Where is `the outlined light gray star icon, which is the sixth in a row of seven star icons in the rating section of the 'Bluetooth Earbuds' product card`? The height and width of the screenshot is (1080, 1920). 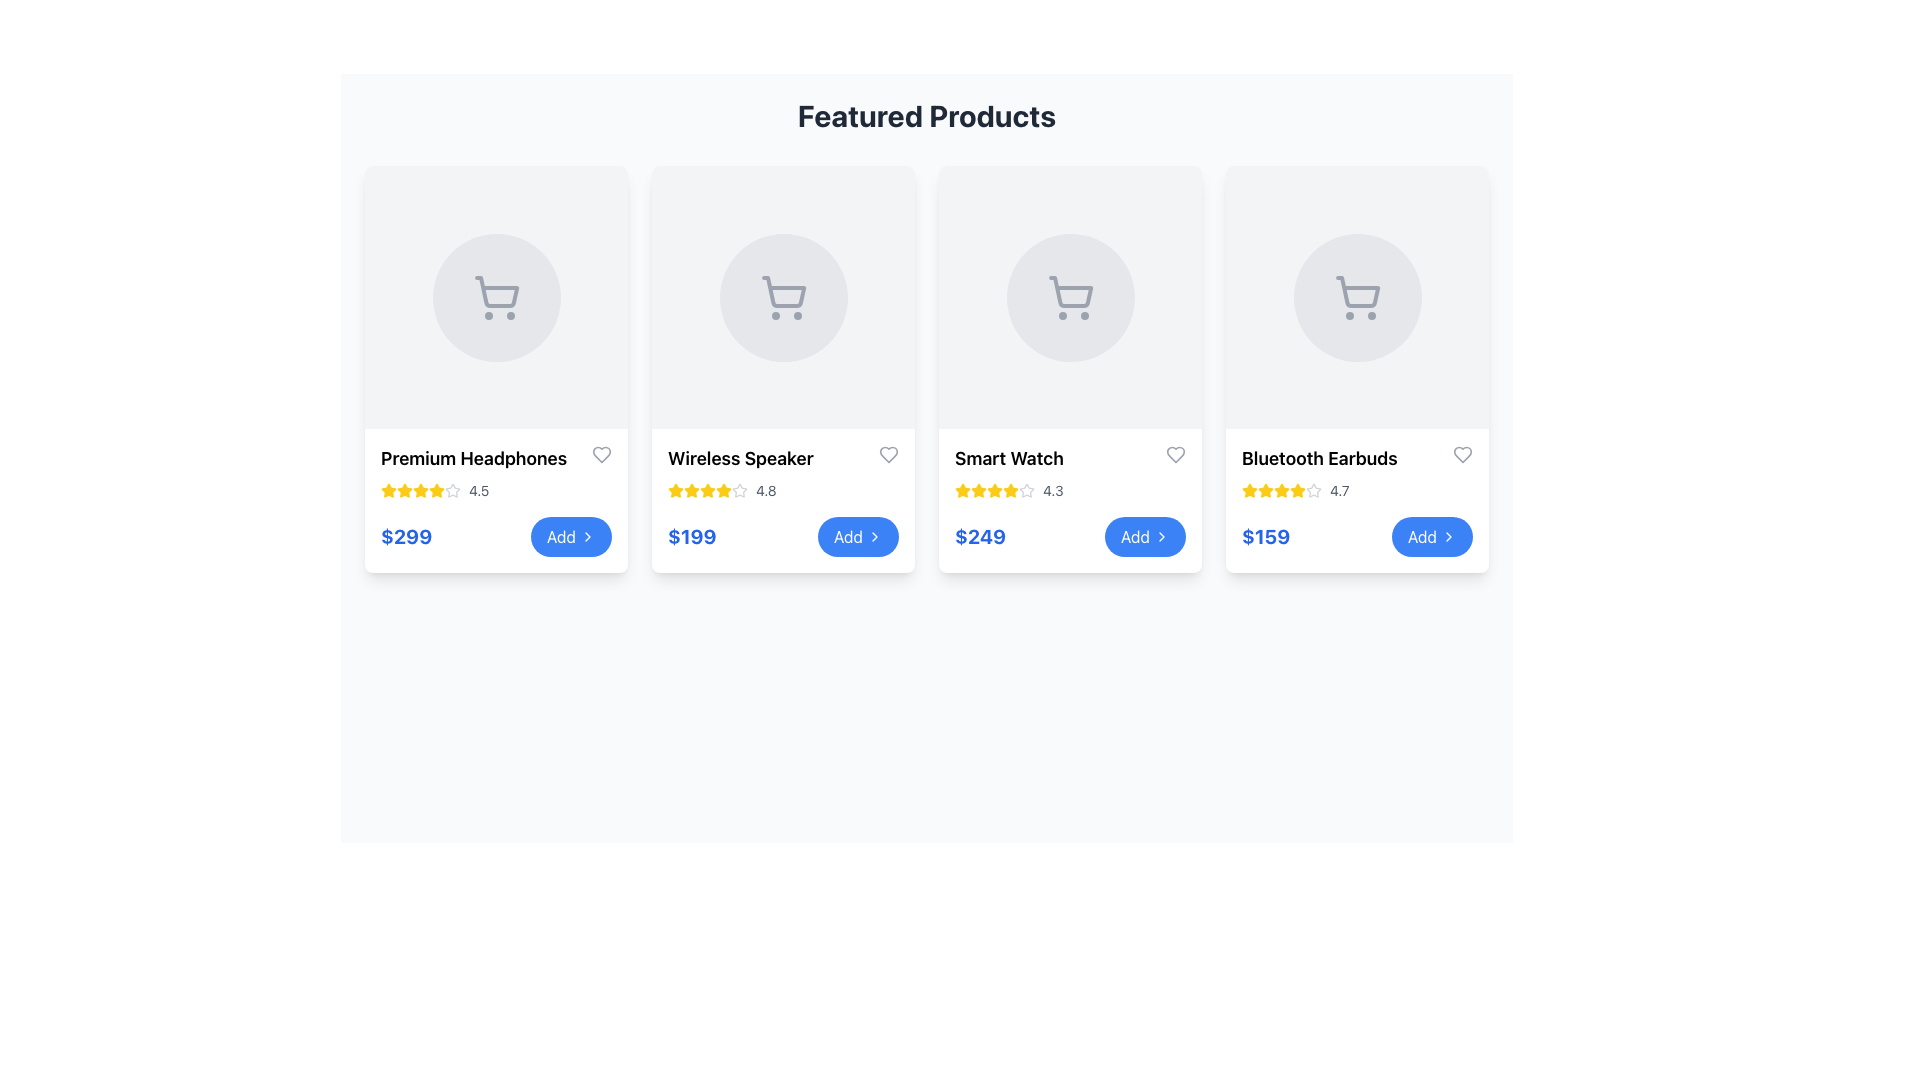 the outlined light gray star icon, which is the sixth in a row of seven star icons in the rating section of the 'Bluetooth Earbuds' product card is located at coordinates (1314, 490).